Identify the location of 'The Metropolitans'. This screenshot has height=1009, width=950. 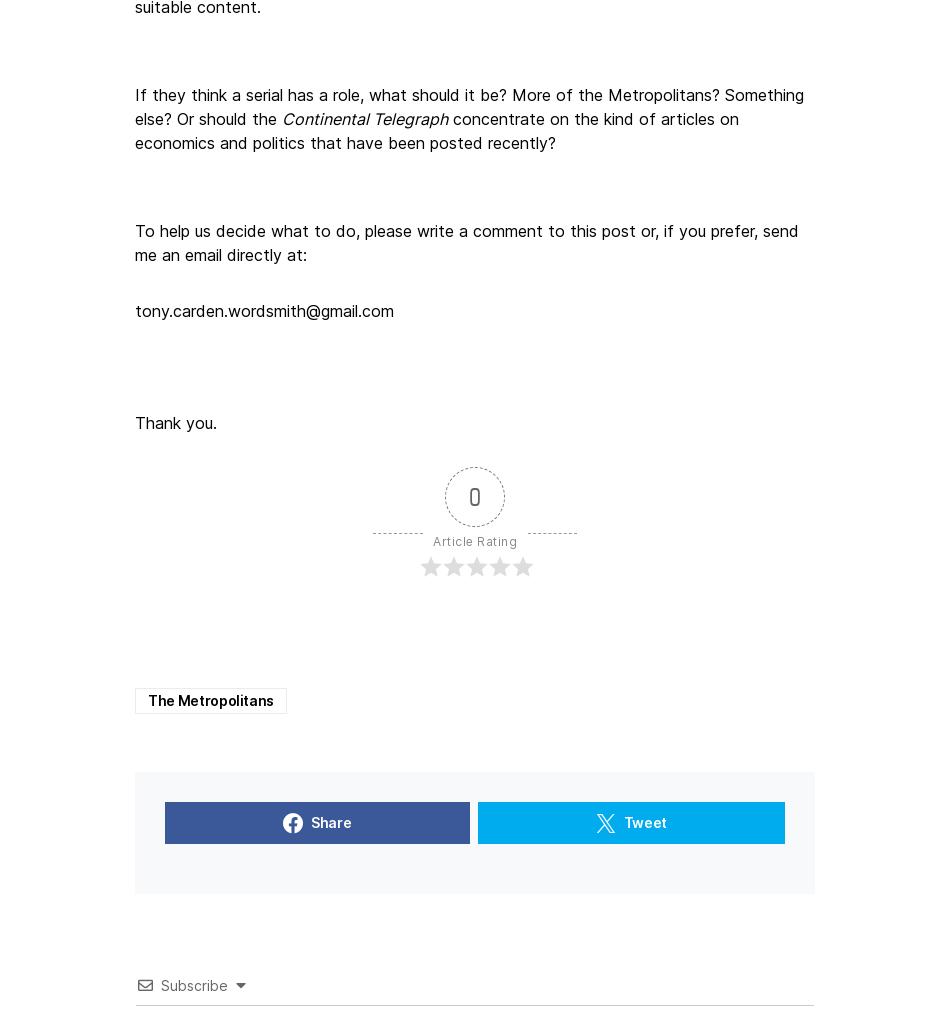
(210, 699).